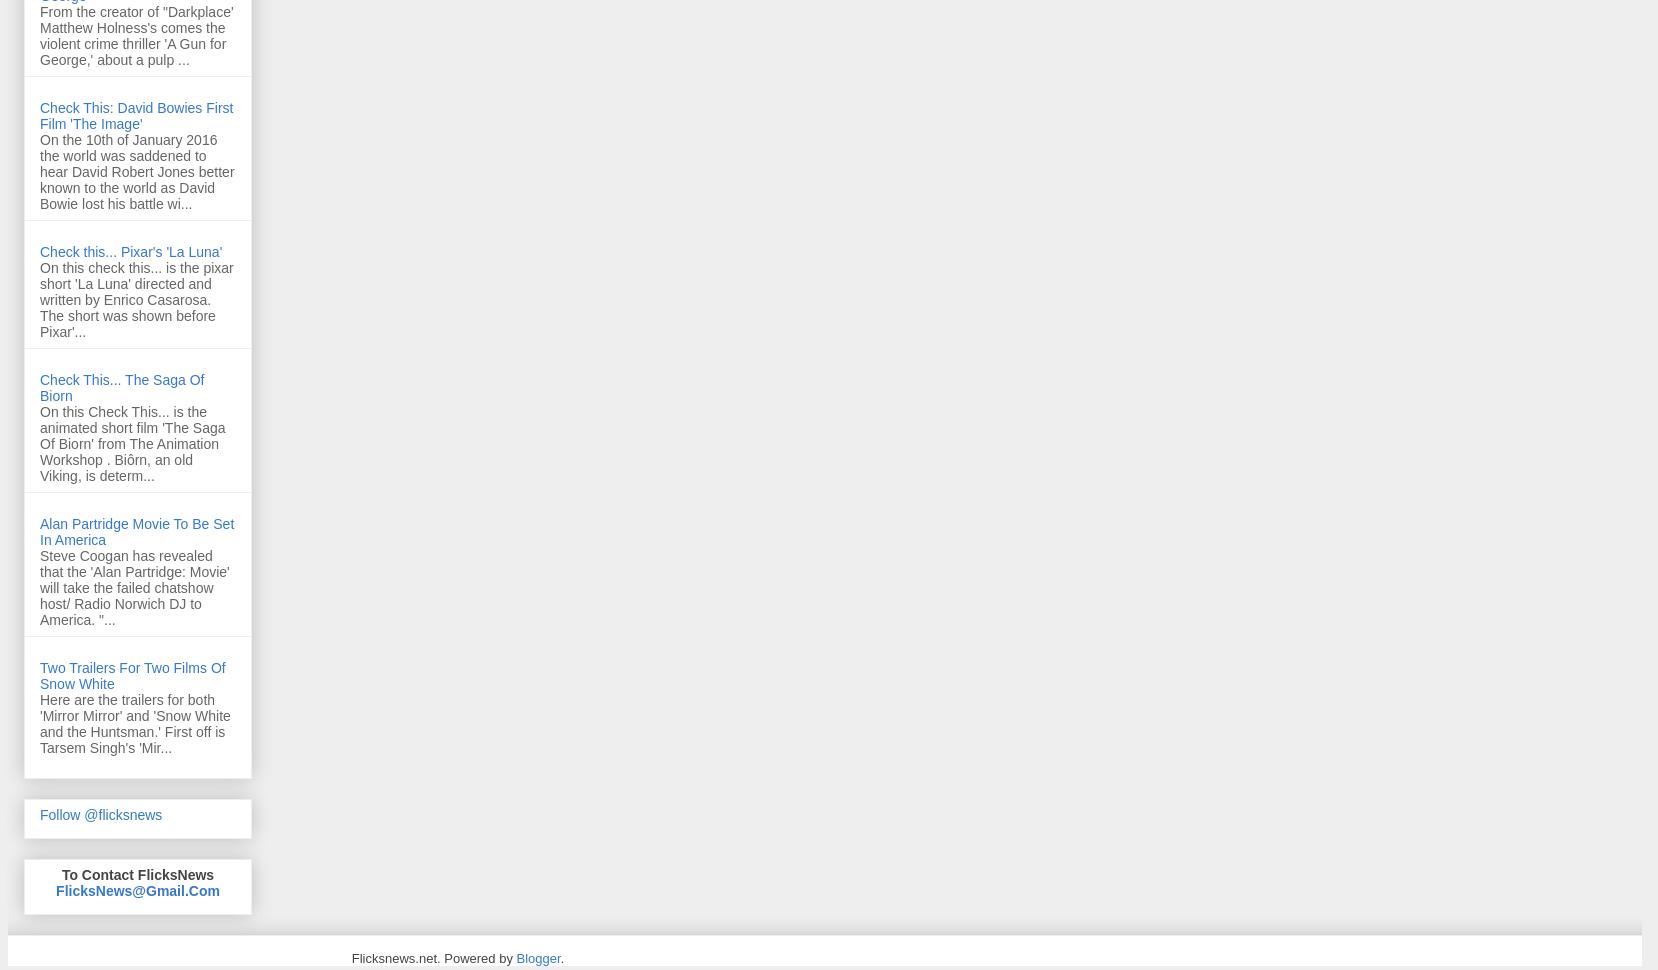 This screenshot has height=970, width=1658. Describe the element at coordinates (99, 814) in the screenshot. I see `'Follow @flicksnews'` at that location.